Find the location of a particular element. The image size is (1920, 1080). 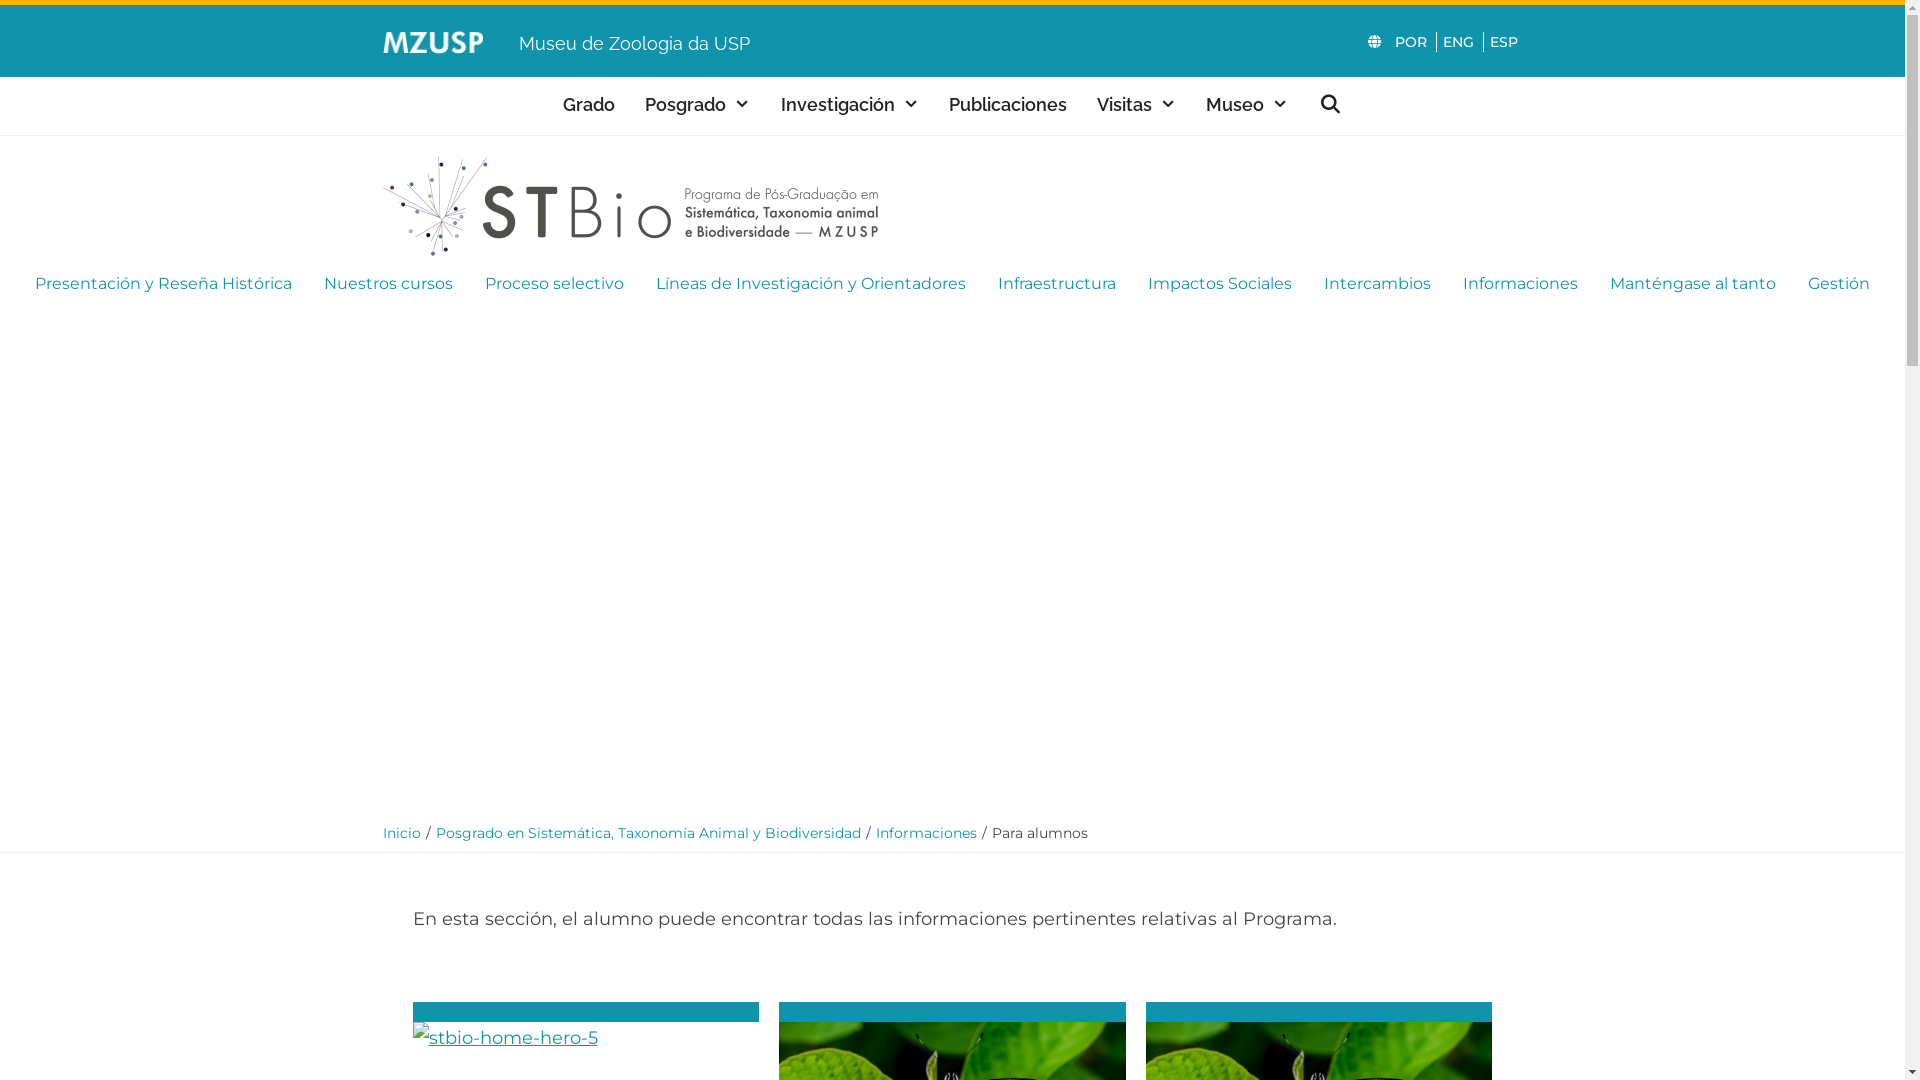

'Informaciones' is located at coordinates (1520, 284).